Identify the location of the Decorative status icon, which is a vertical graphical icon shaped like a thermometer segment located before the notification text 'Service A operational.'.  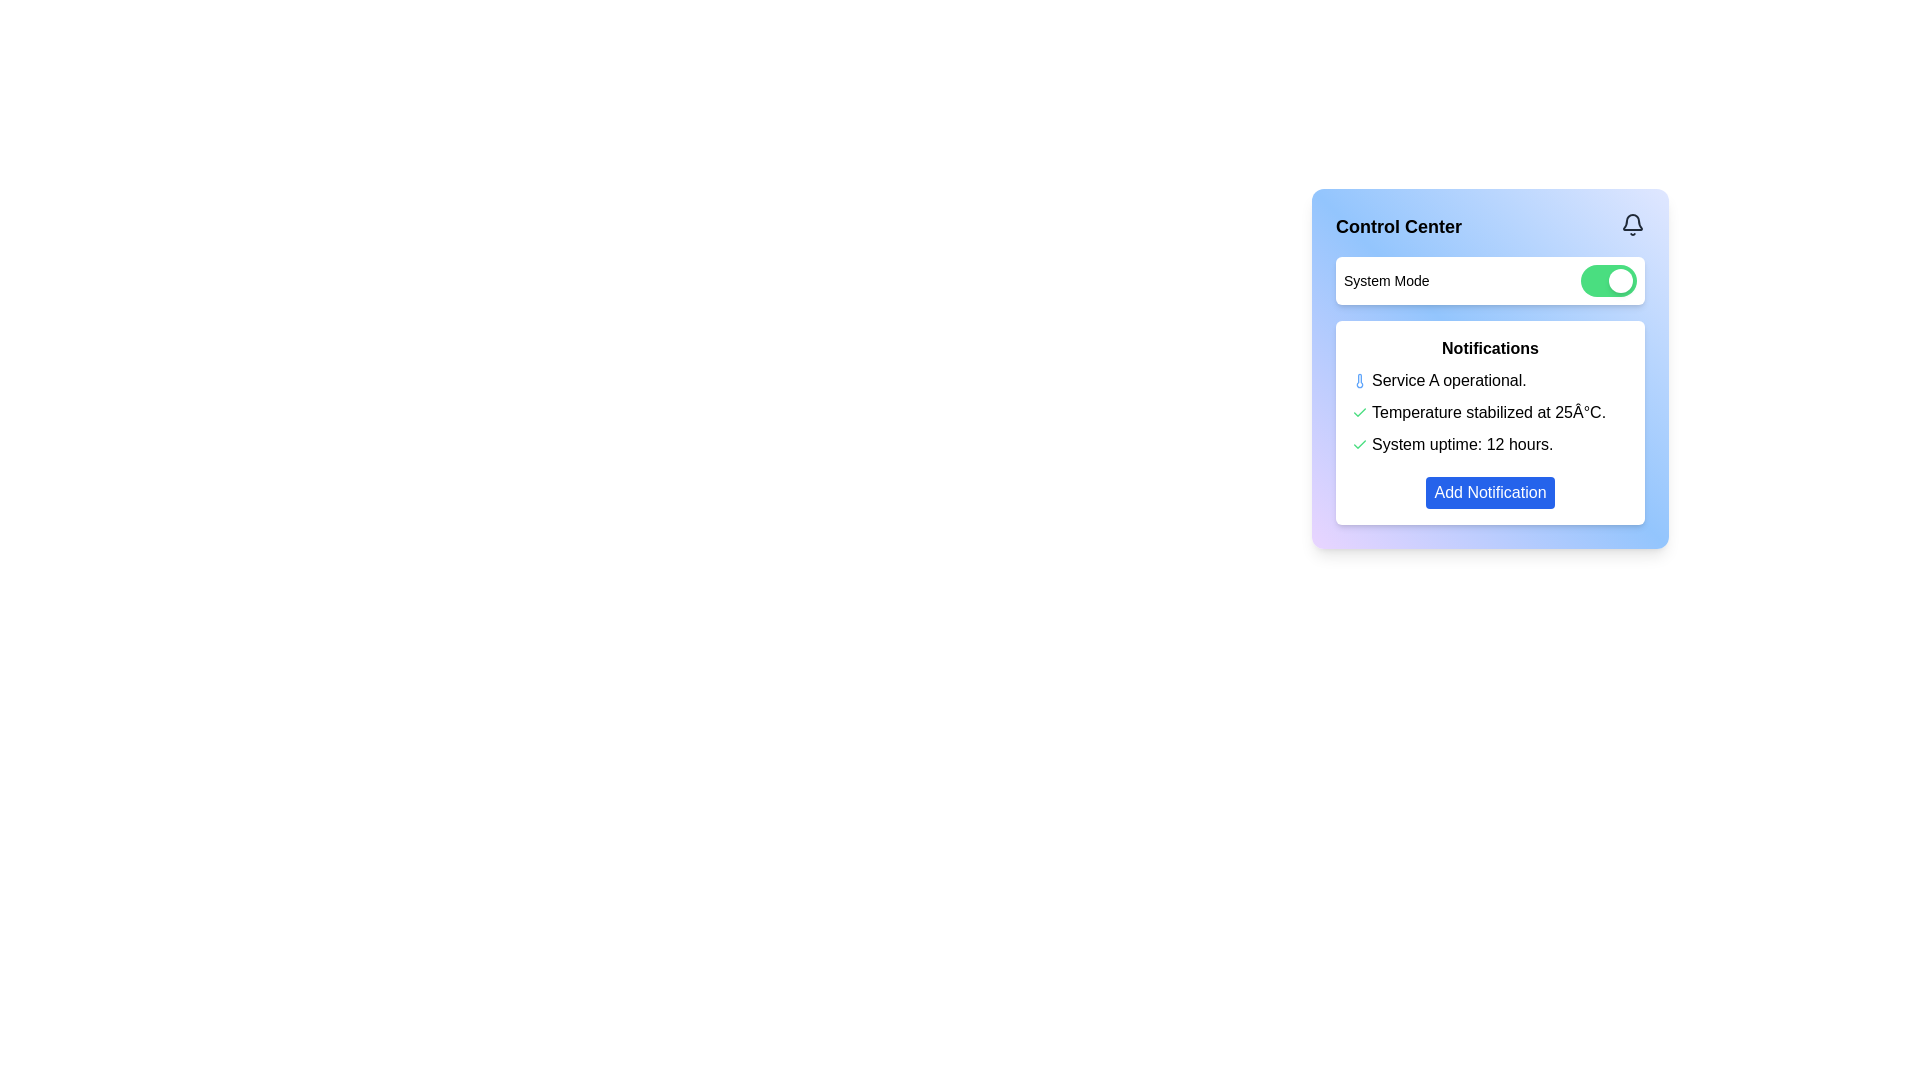
(1359, 381).